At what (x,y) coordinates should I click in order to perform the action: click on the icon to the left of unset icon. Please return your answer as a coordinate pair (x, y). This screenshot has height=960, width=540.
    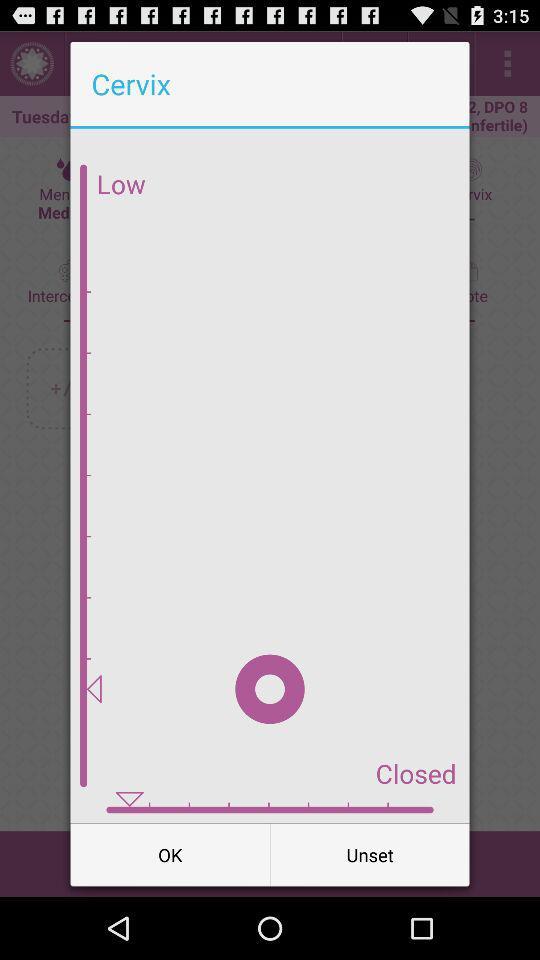
    Looking at the image, I should click on (170, 853).